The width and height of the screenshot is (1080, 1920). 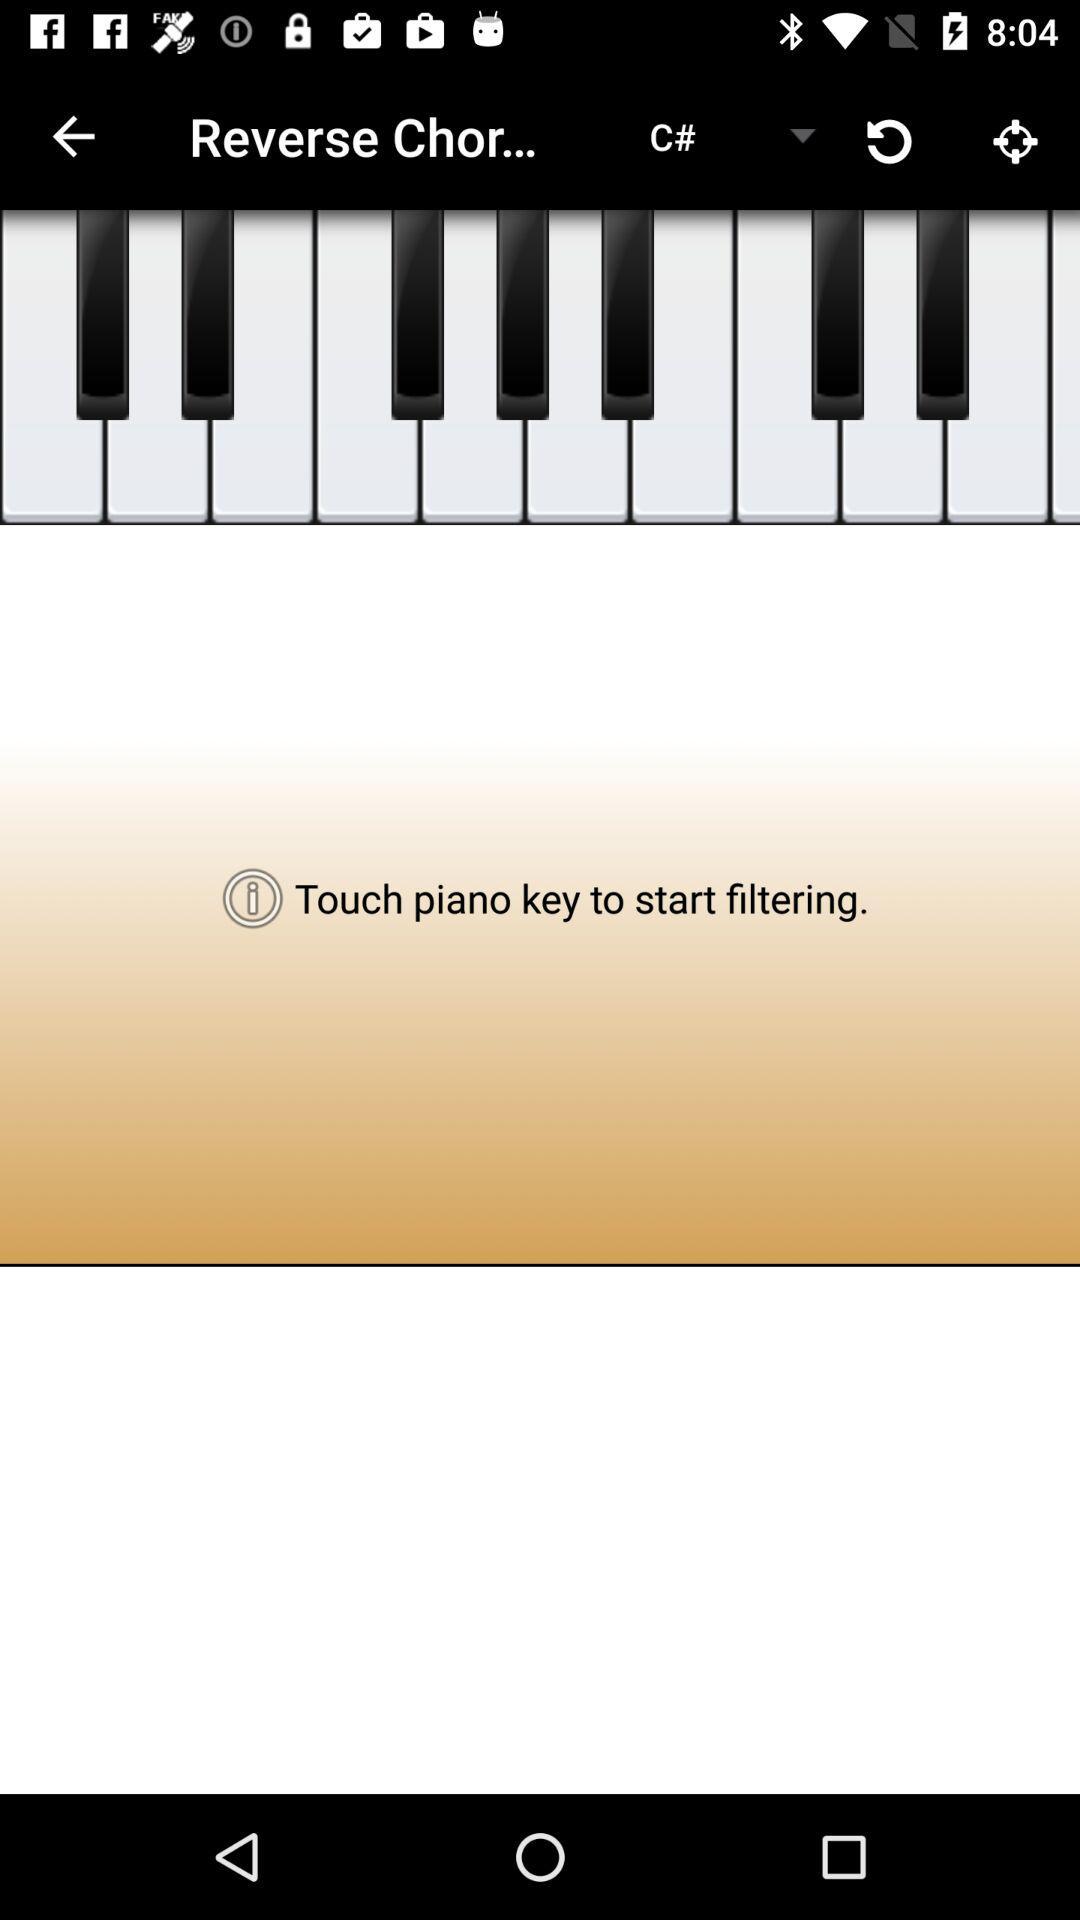 What do you see at coordinates (681, 367) in the screenshot?
I see `hit c note` at bounding box center [681, 367].